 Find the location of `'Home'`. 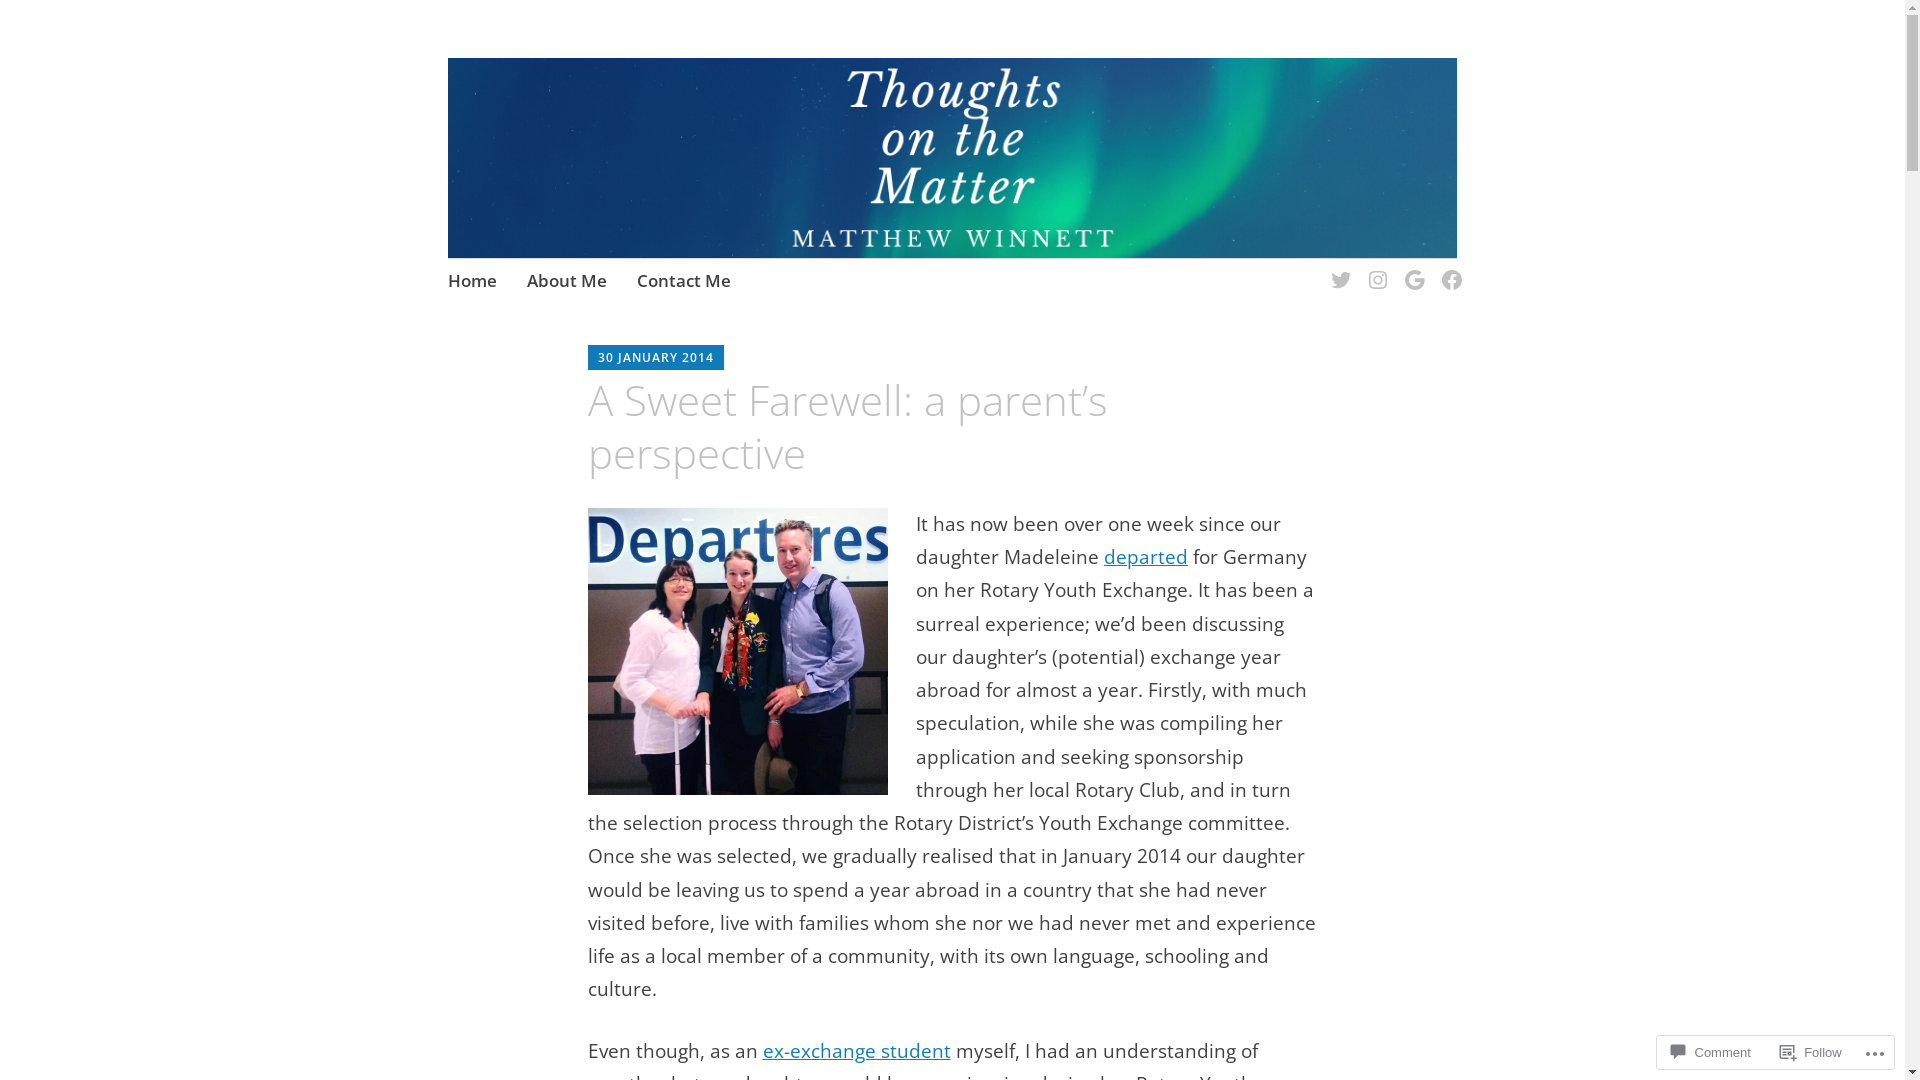

'Home' is located at coordinates (471, 282).